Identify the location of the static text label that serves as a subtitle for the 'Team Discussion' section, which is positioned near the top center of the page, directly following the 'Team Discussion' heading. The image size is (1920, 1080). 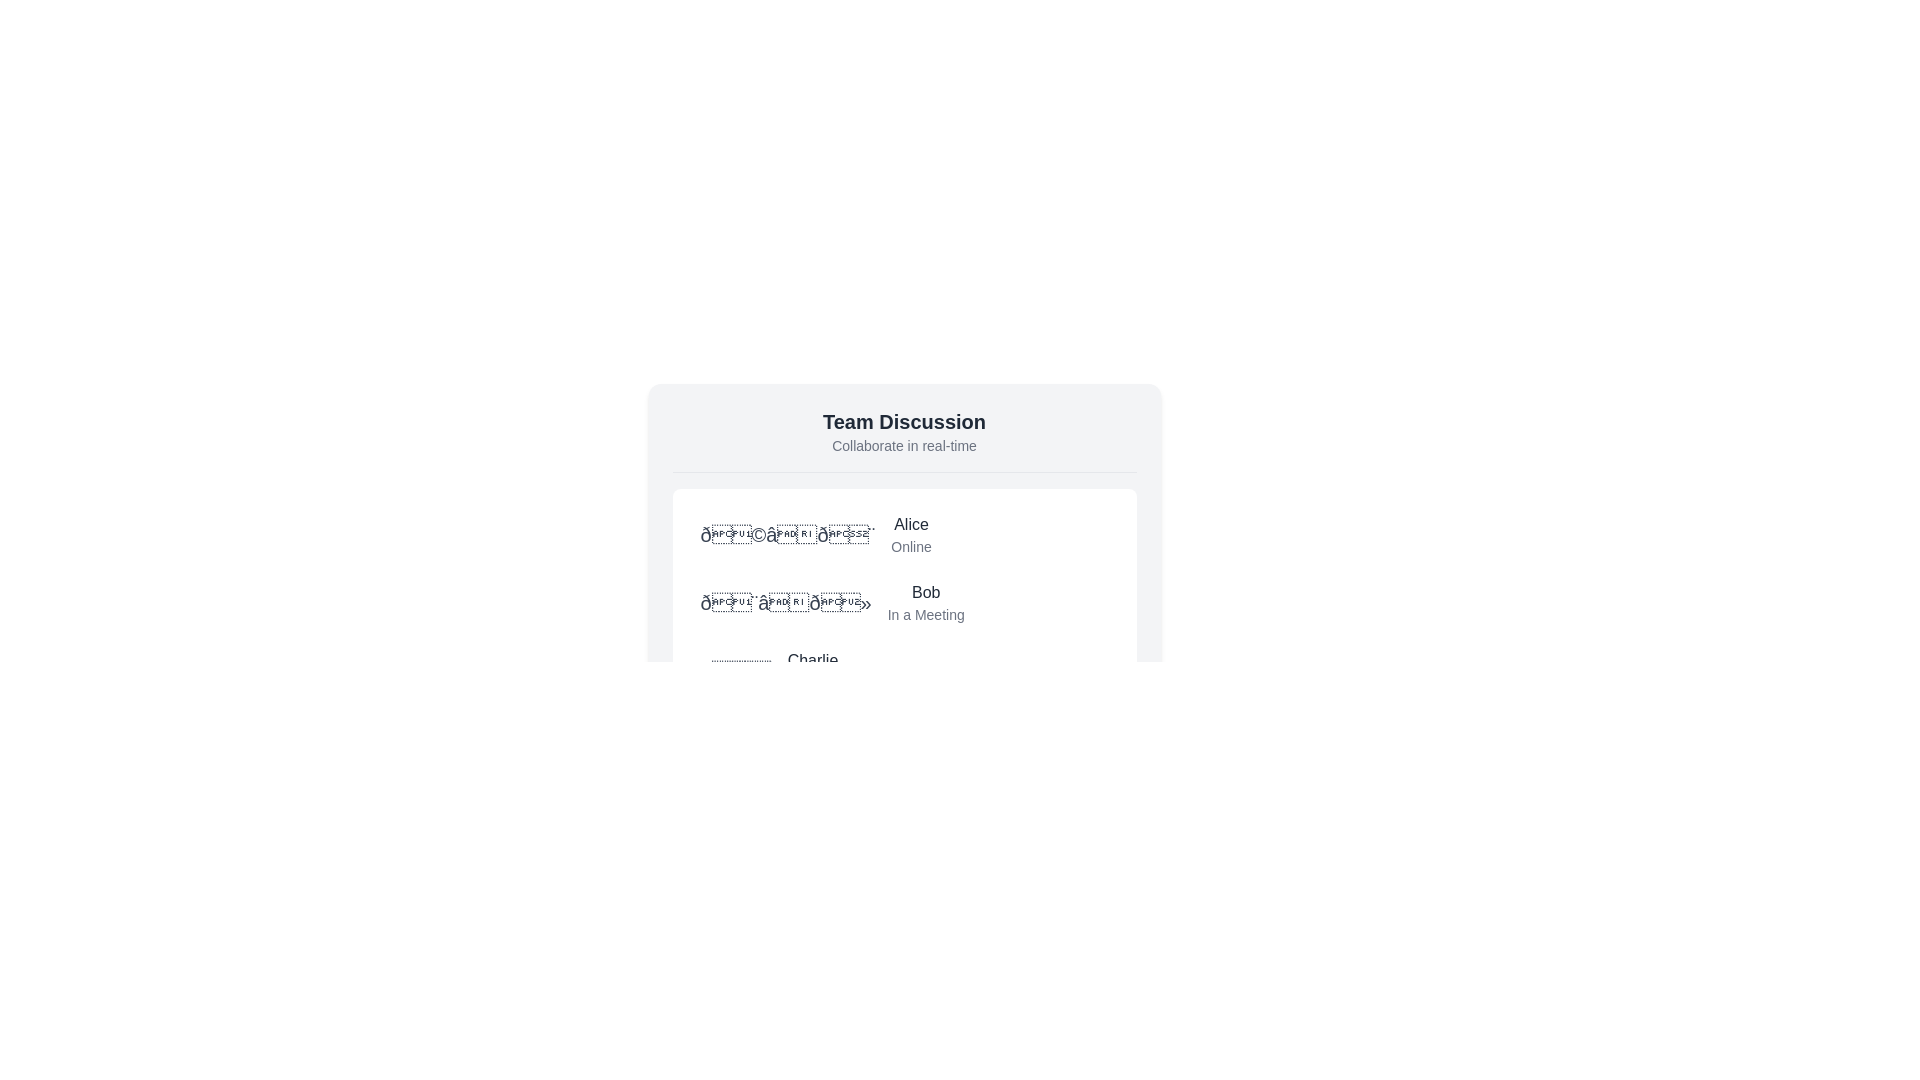
(903, 445).